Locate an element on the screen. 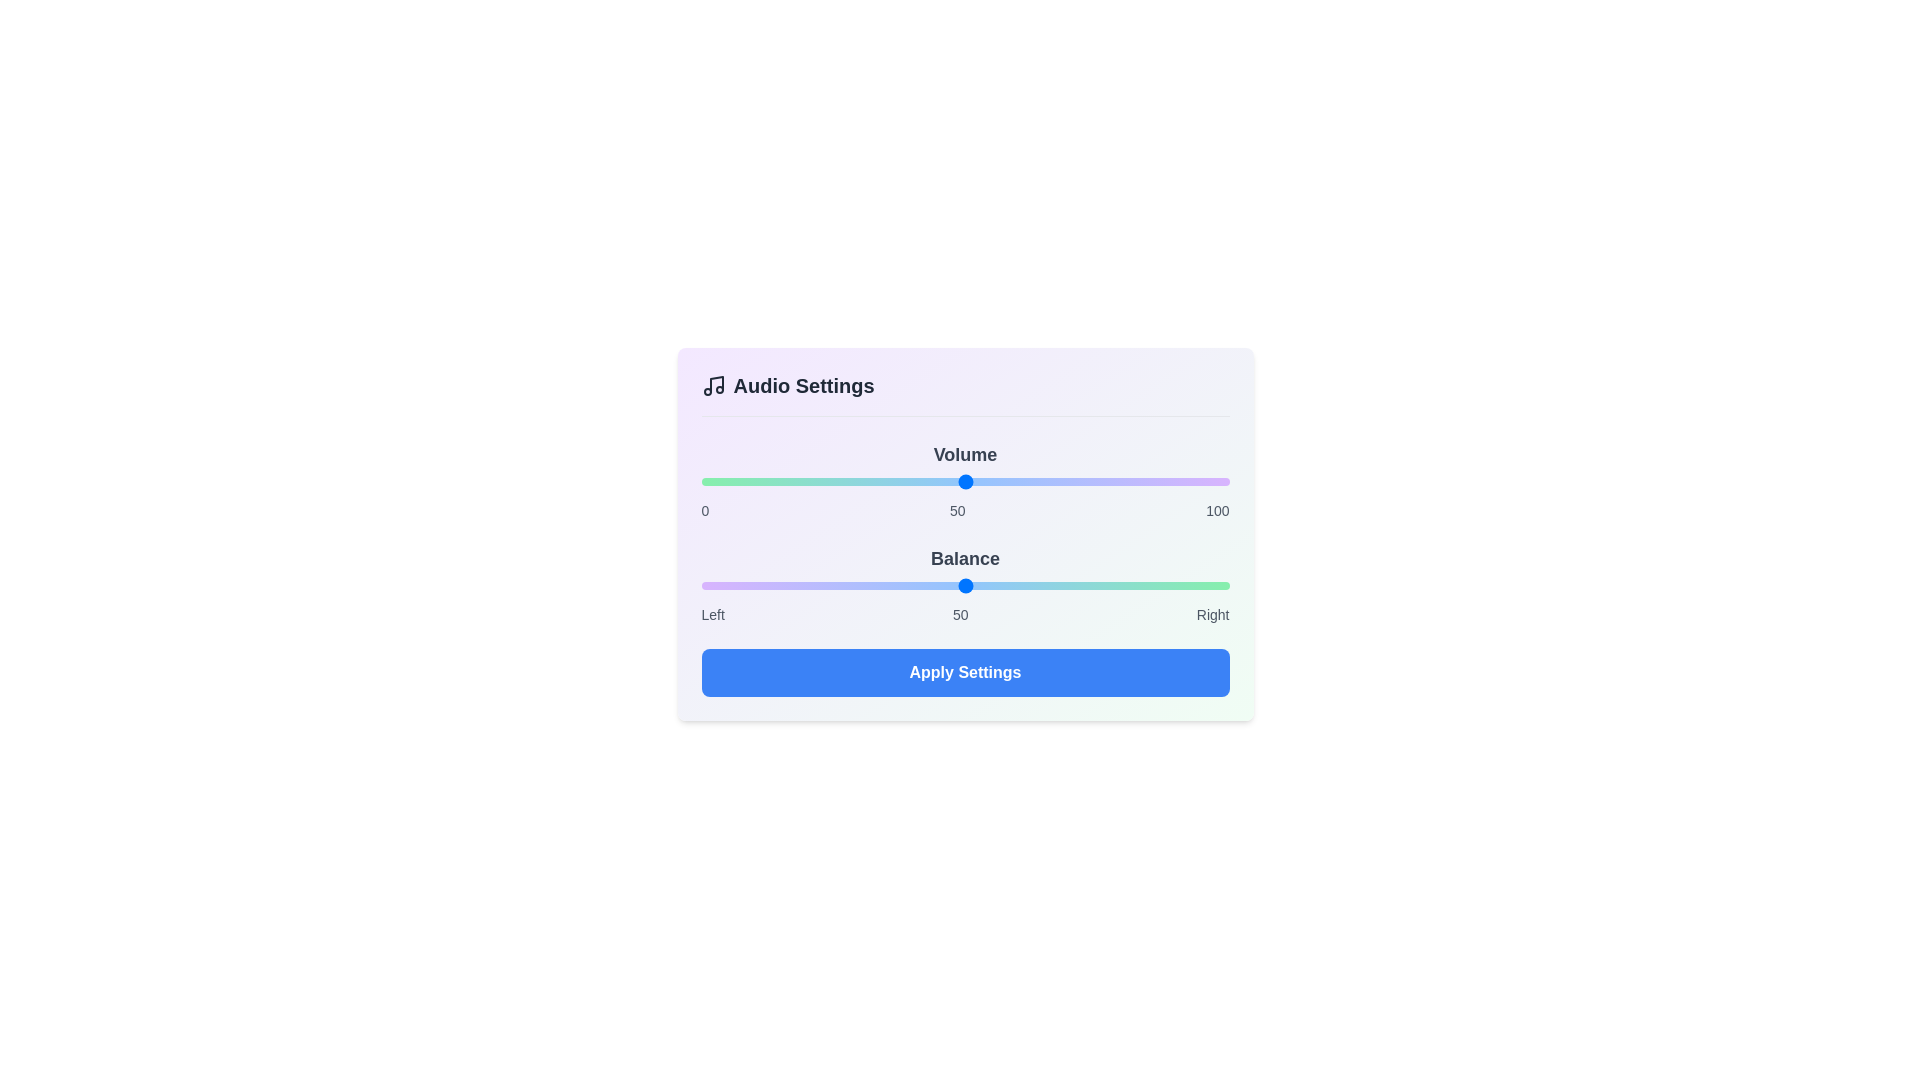 The height and width of the screenshot is (1080, 1920). balance is located at coordinates (737, 585).